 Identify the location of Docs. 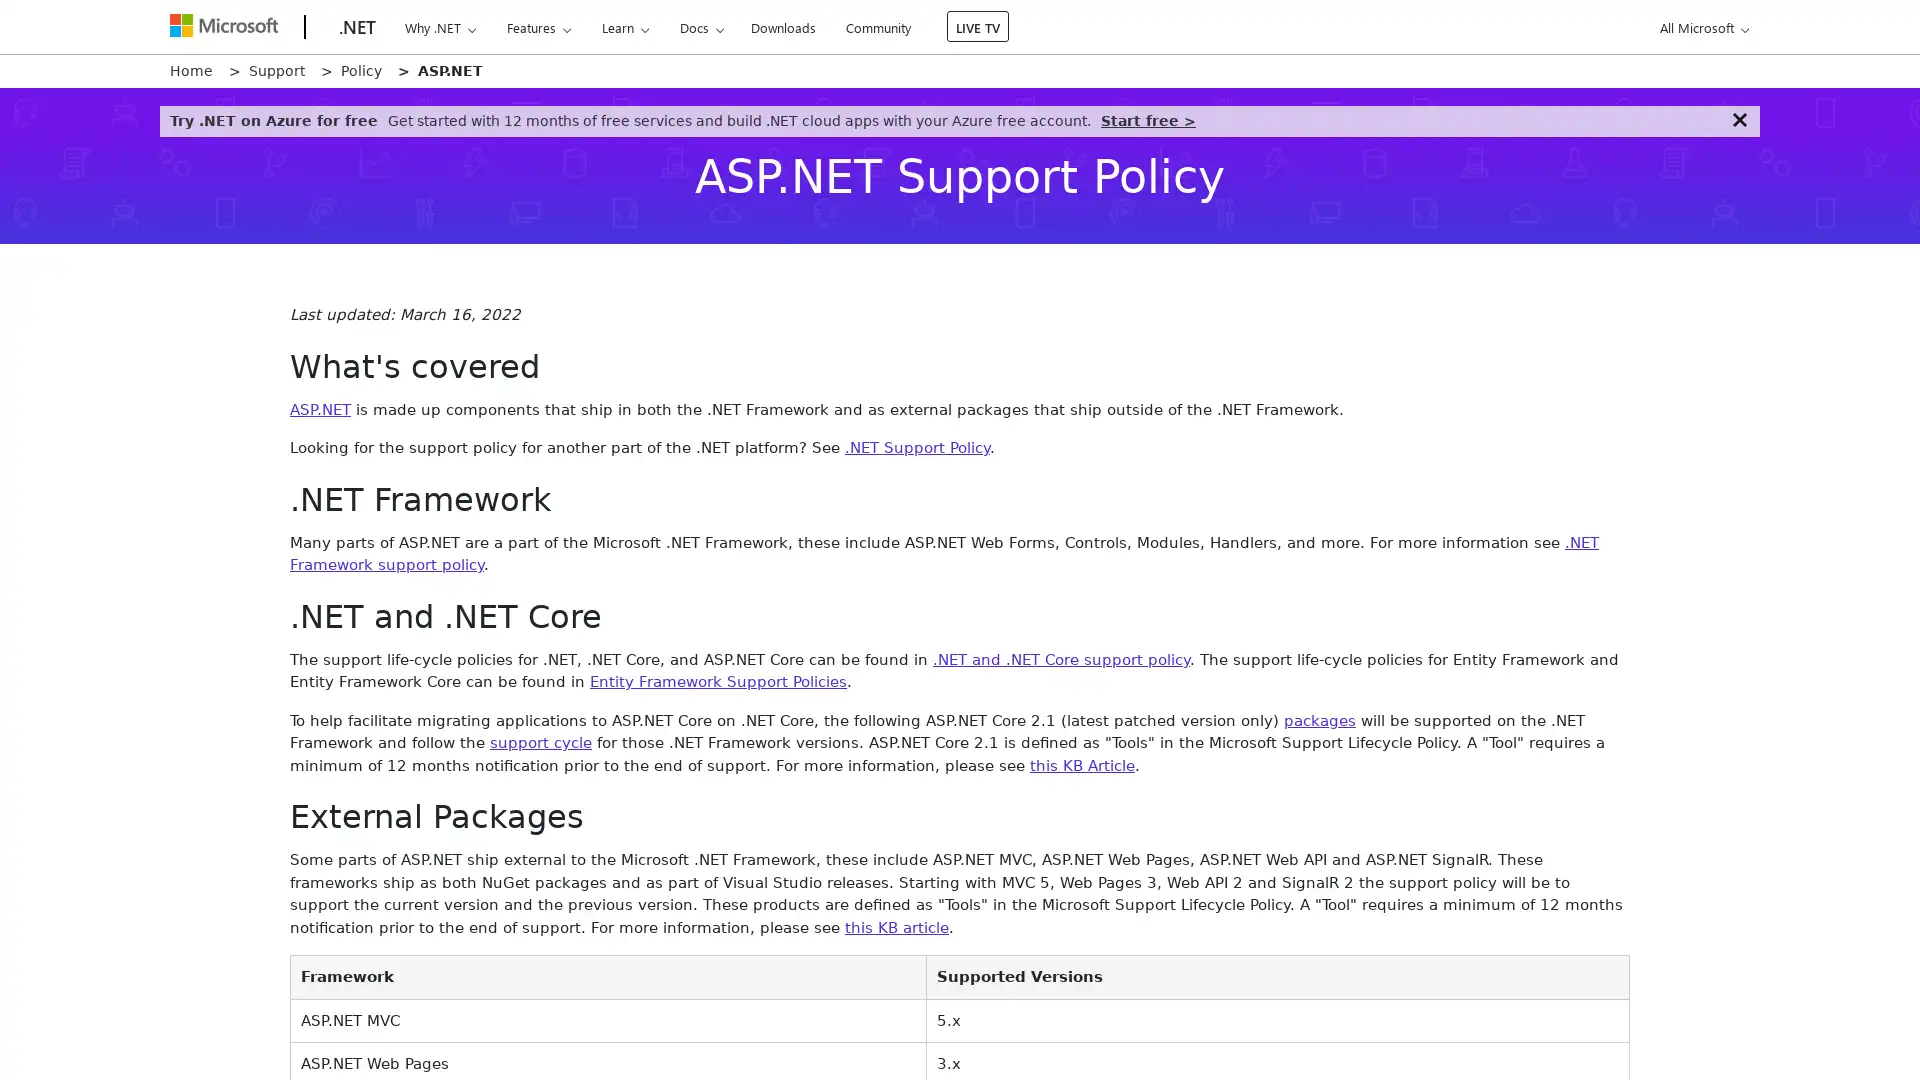
(701, 27).